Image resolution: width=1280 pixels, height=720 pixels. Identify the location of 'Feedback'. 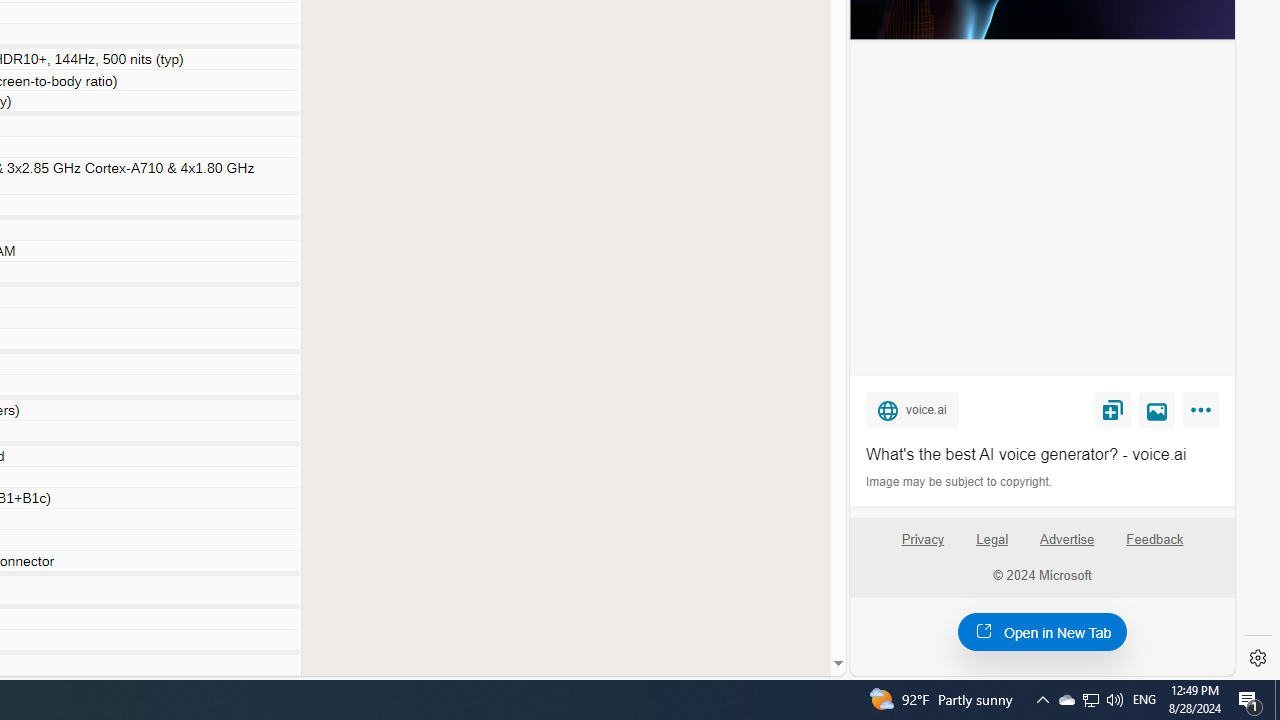
(1155, 538).